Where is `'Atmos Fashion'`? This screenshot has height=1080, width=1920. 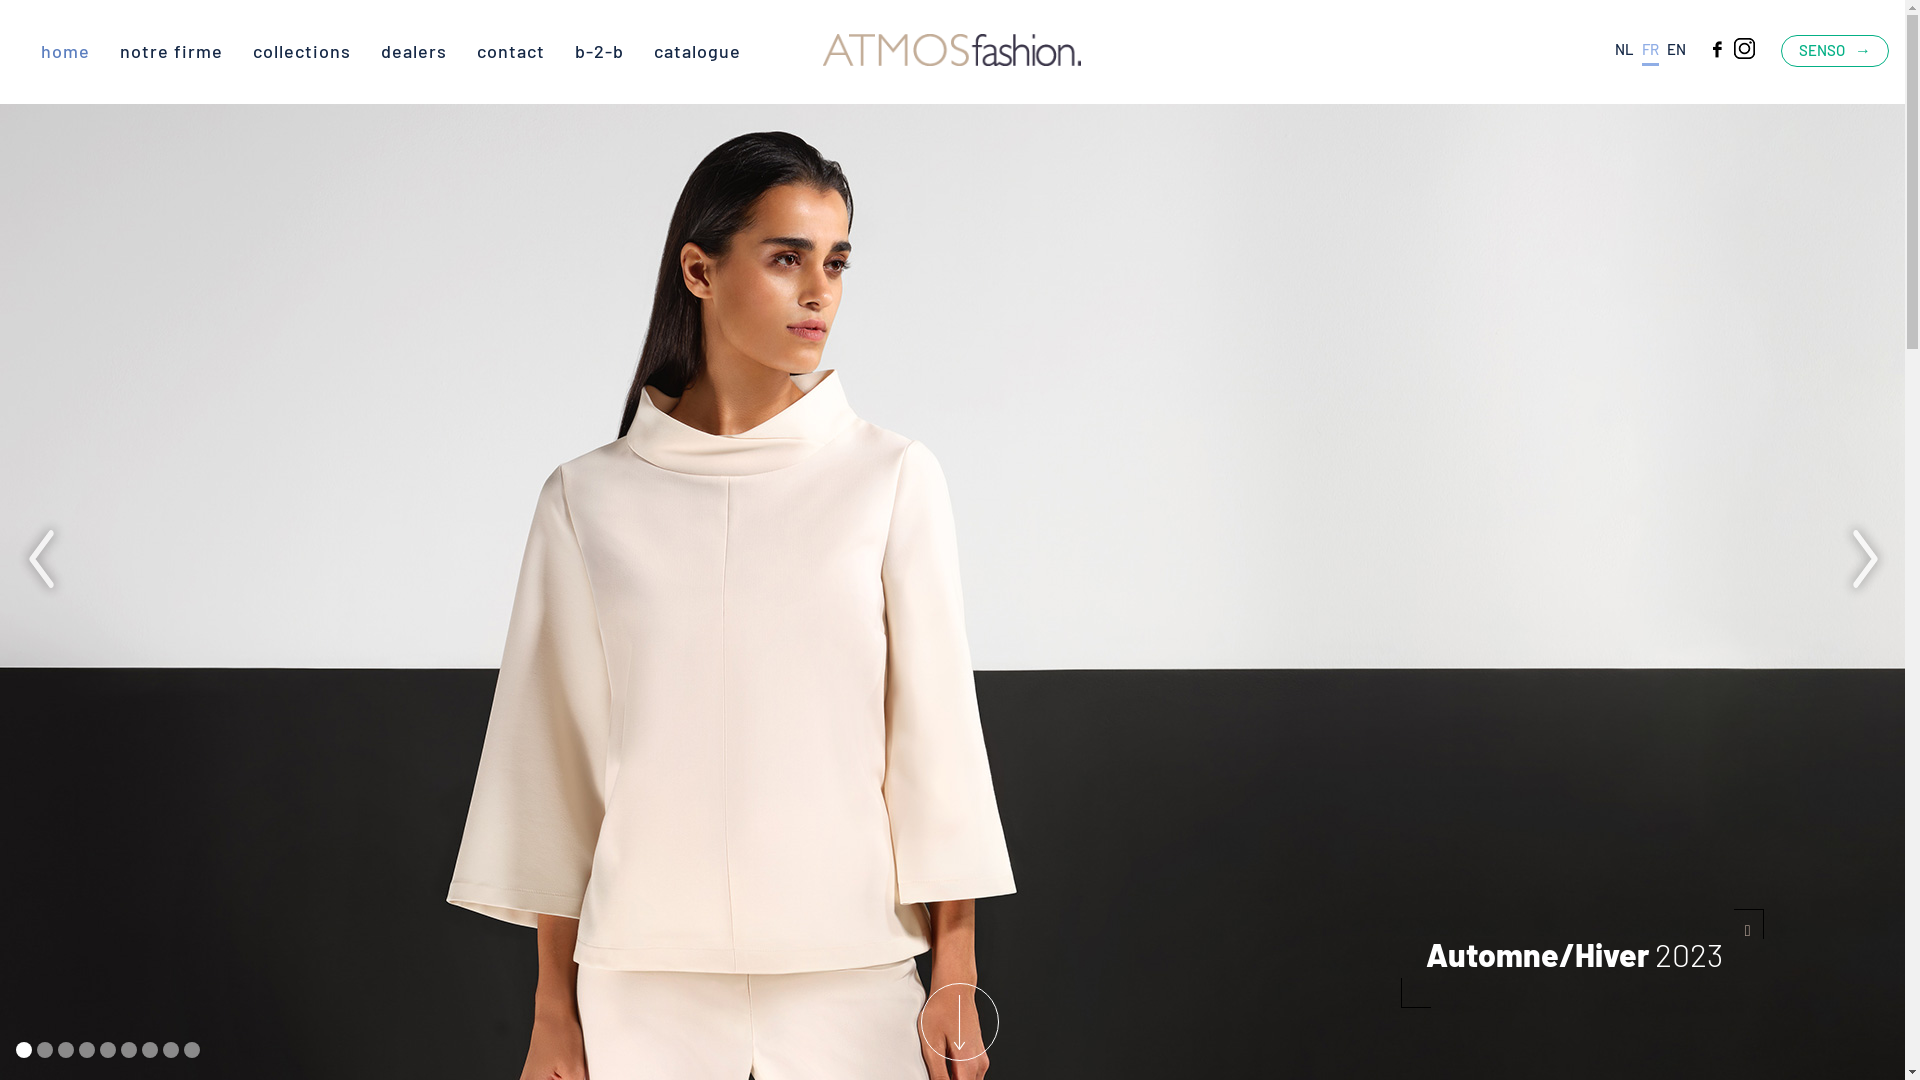 'Atmos Fashion' is located at coordinates (822, 51).